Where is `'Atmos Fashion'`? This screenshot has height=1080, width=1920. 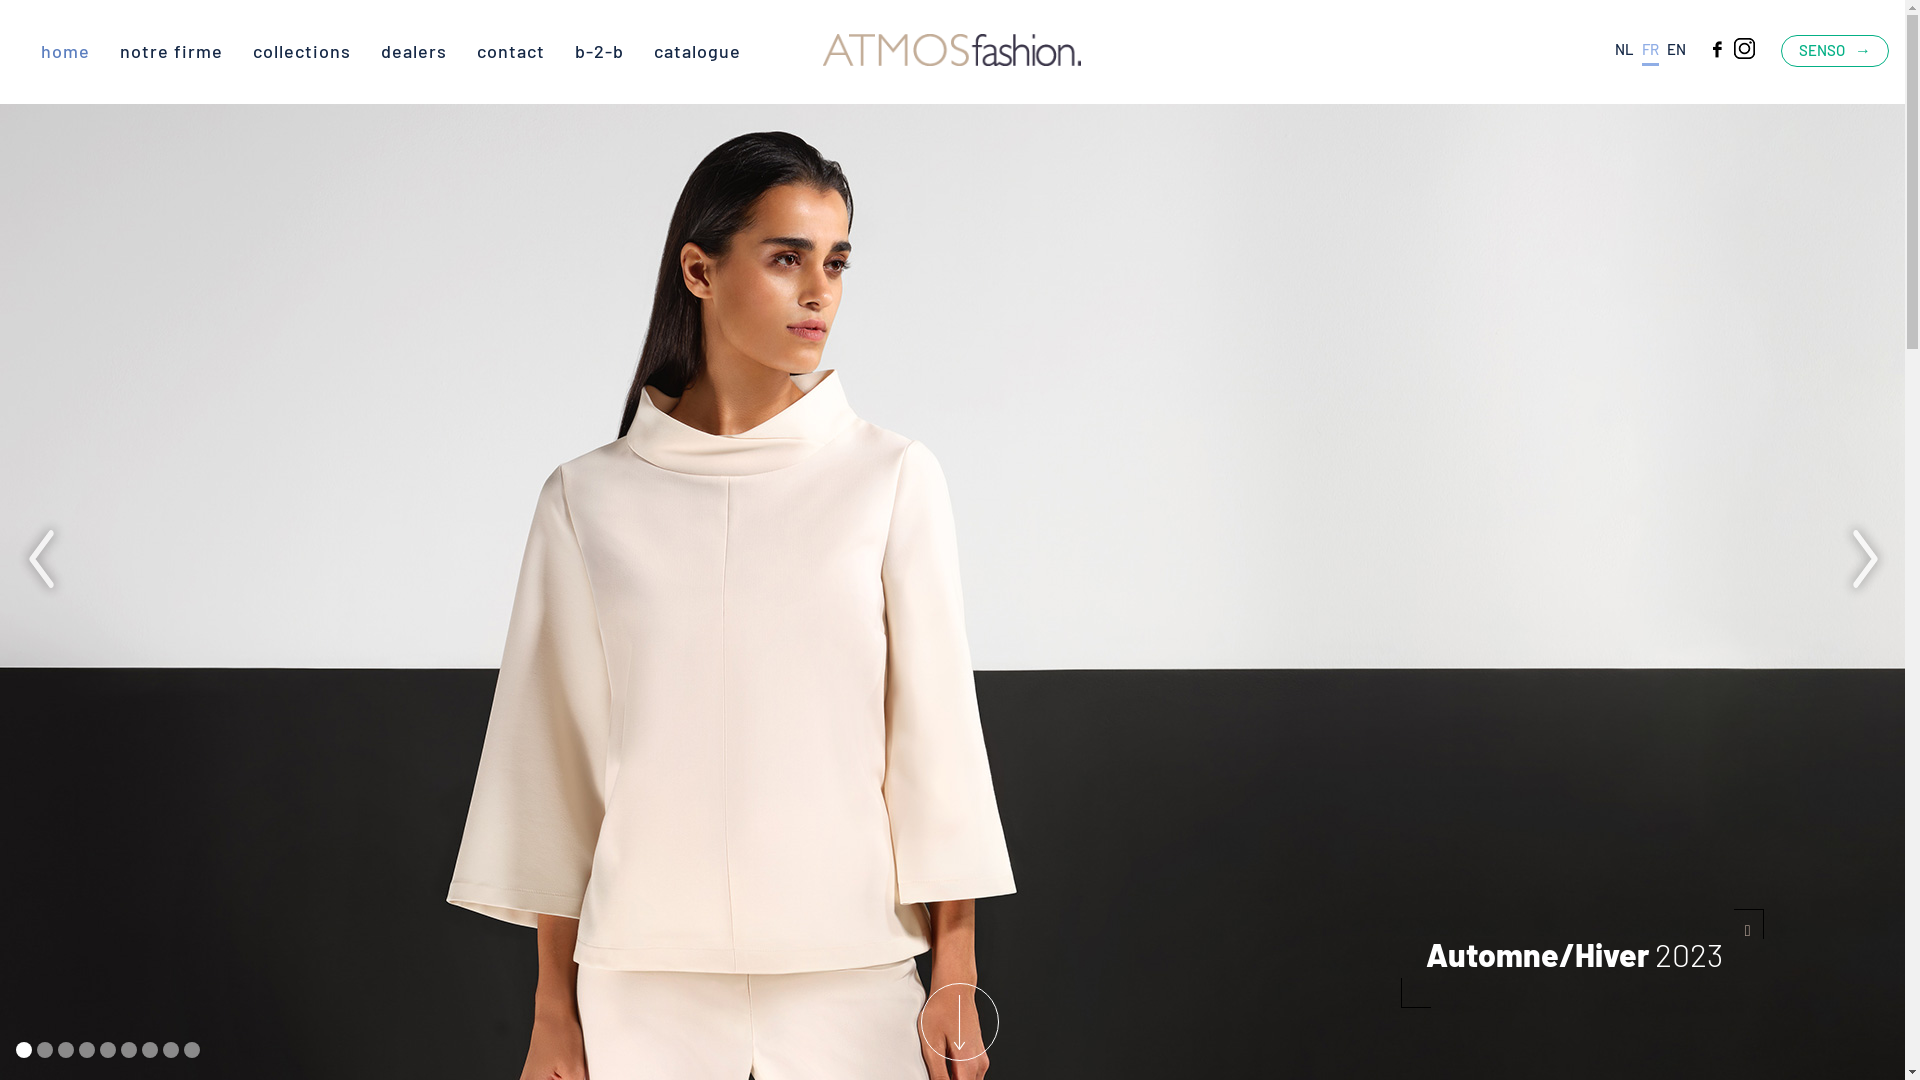 'Atmos Fashion' is located at coordinates (822, 51).